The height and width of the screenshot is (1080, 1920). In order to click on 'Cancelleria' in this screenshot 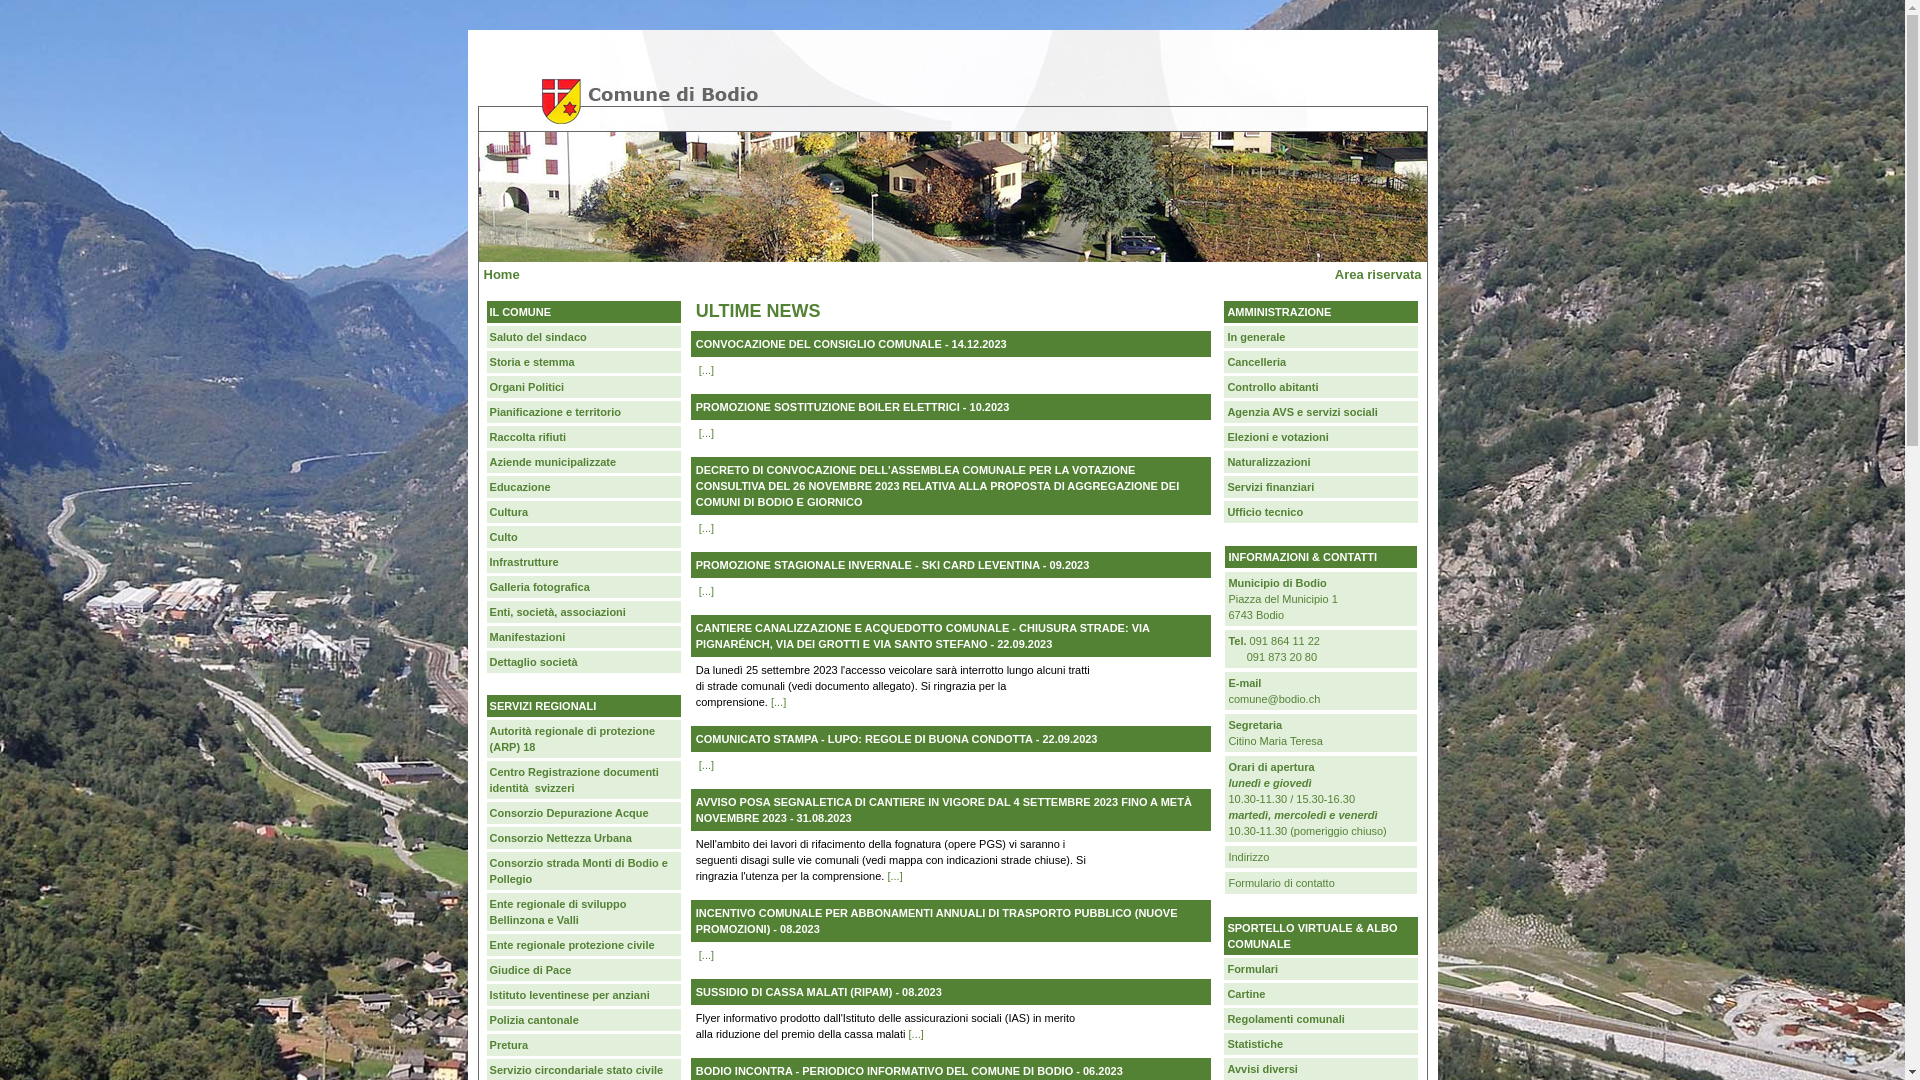, I will do `click(1320, 362)`.